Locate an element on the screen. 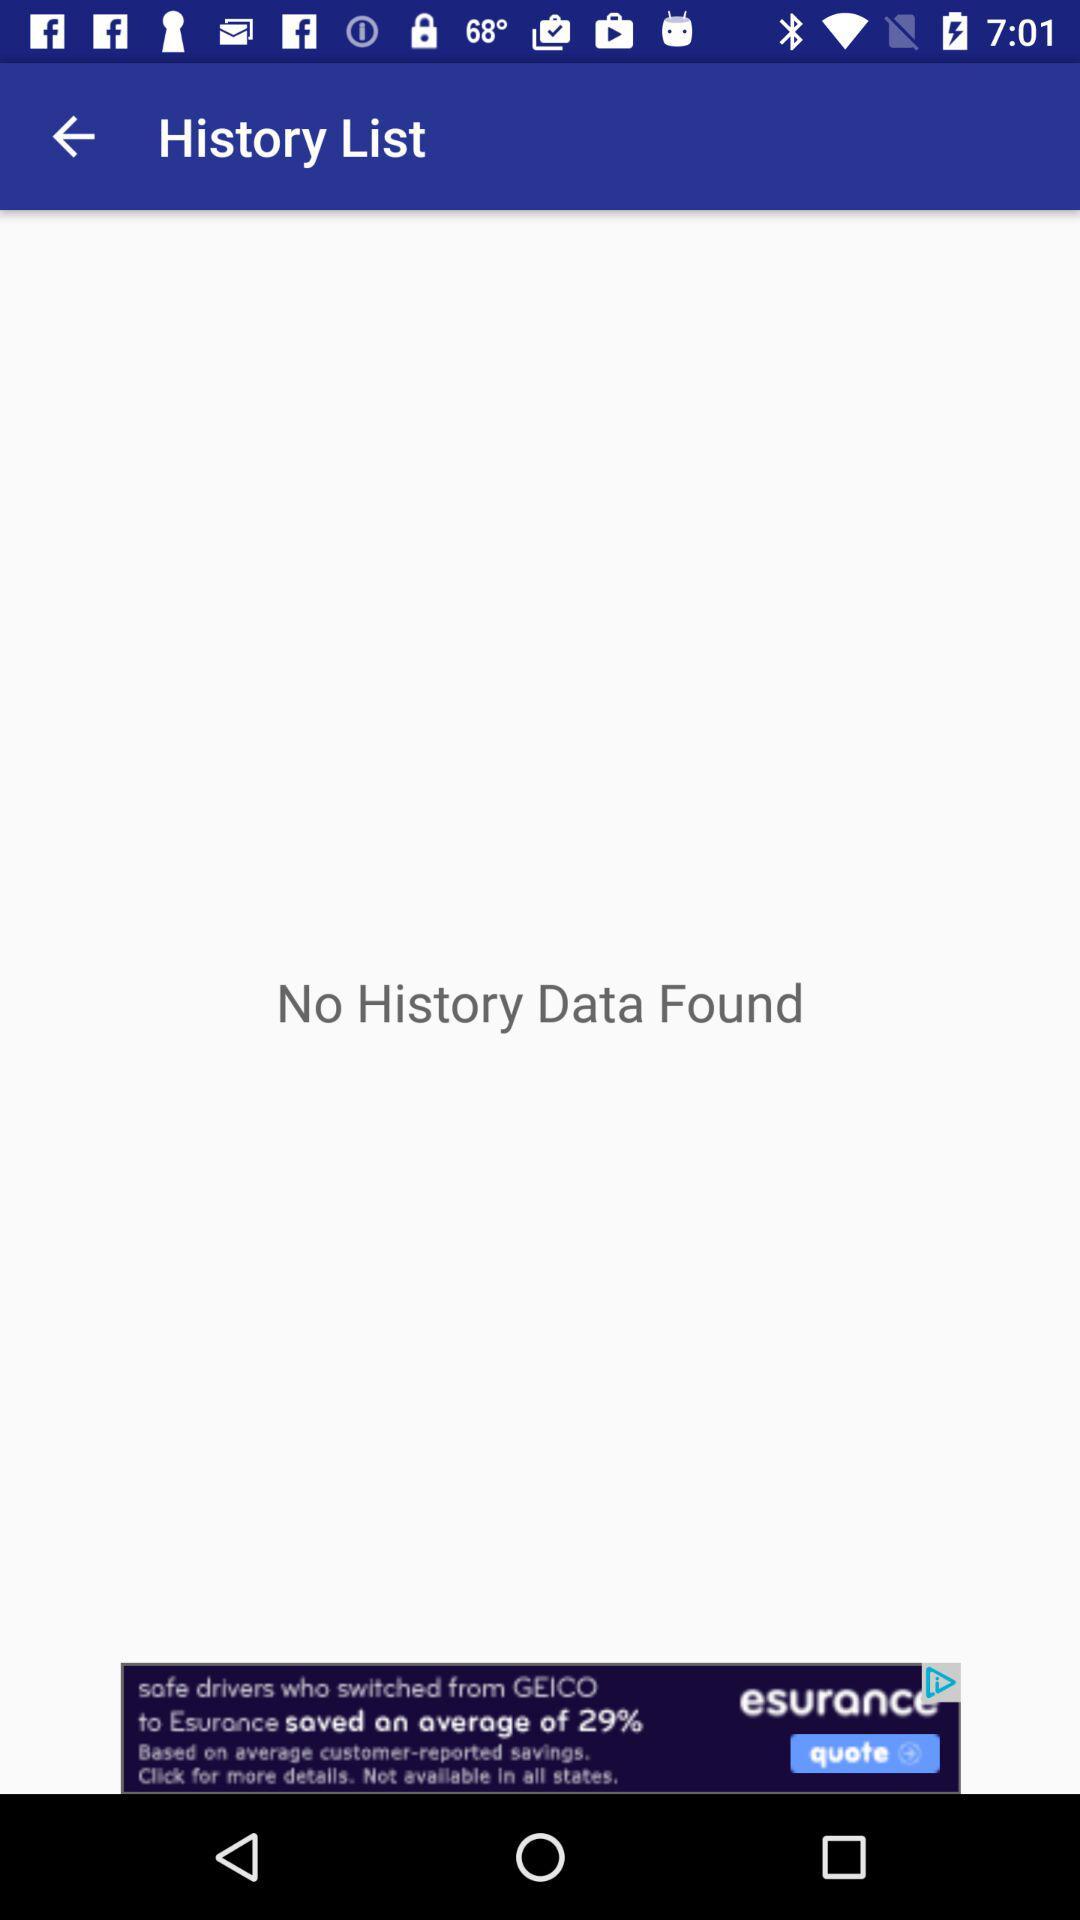  advertisement is located at coordinates (540, 1727).